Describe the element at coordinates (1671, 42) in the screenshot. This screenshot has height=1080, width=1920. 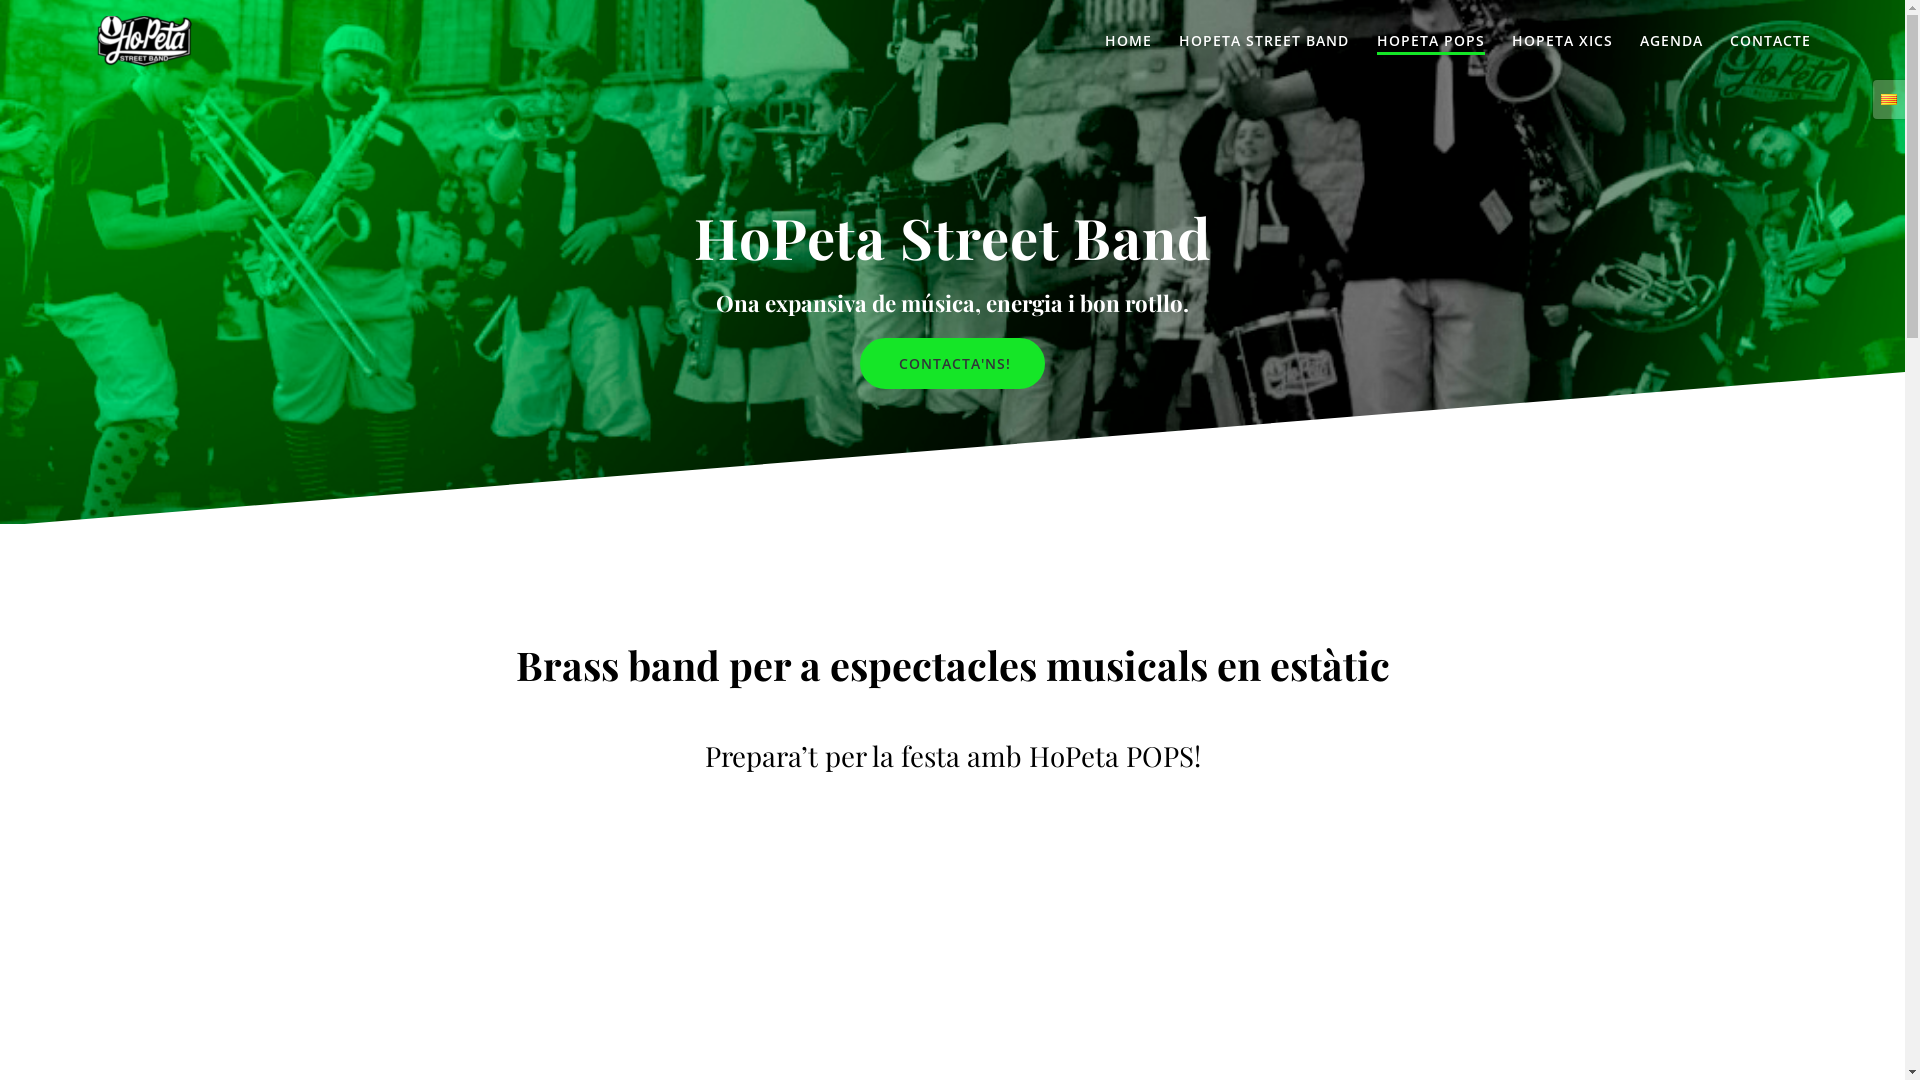
I see `'AGENDA'` at that location.